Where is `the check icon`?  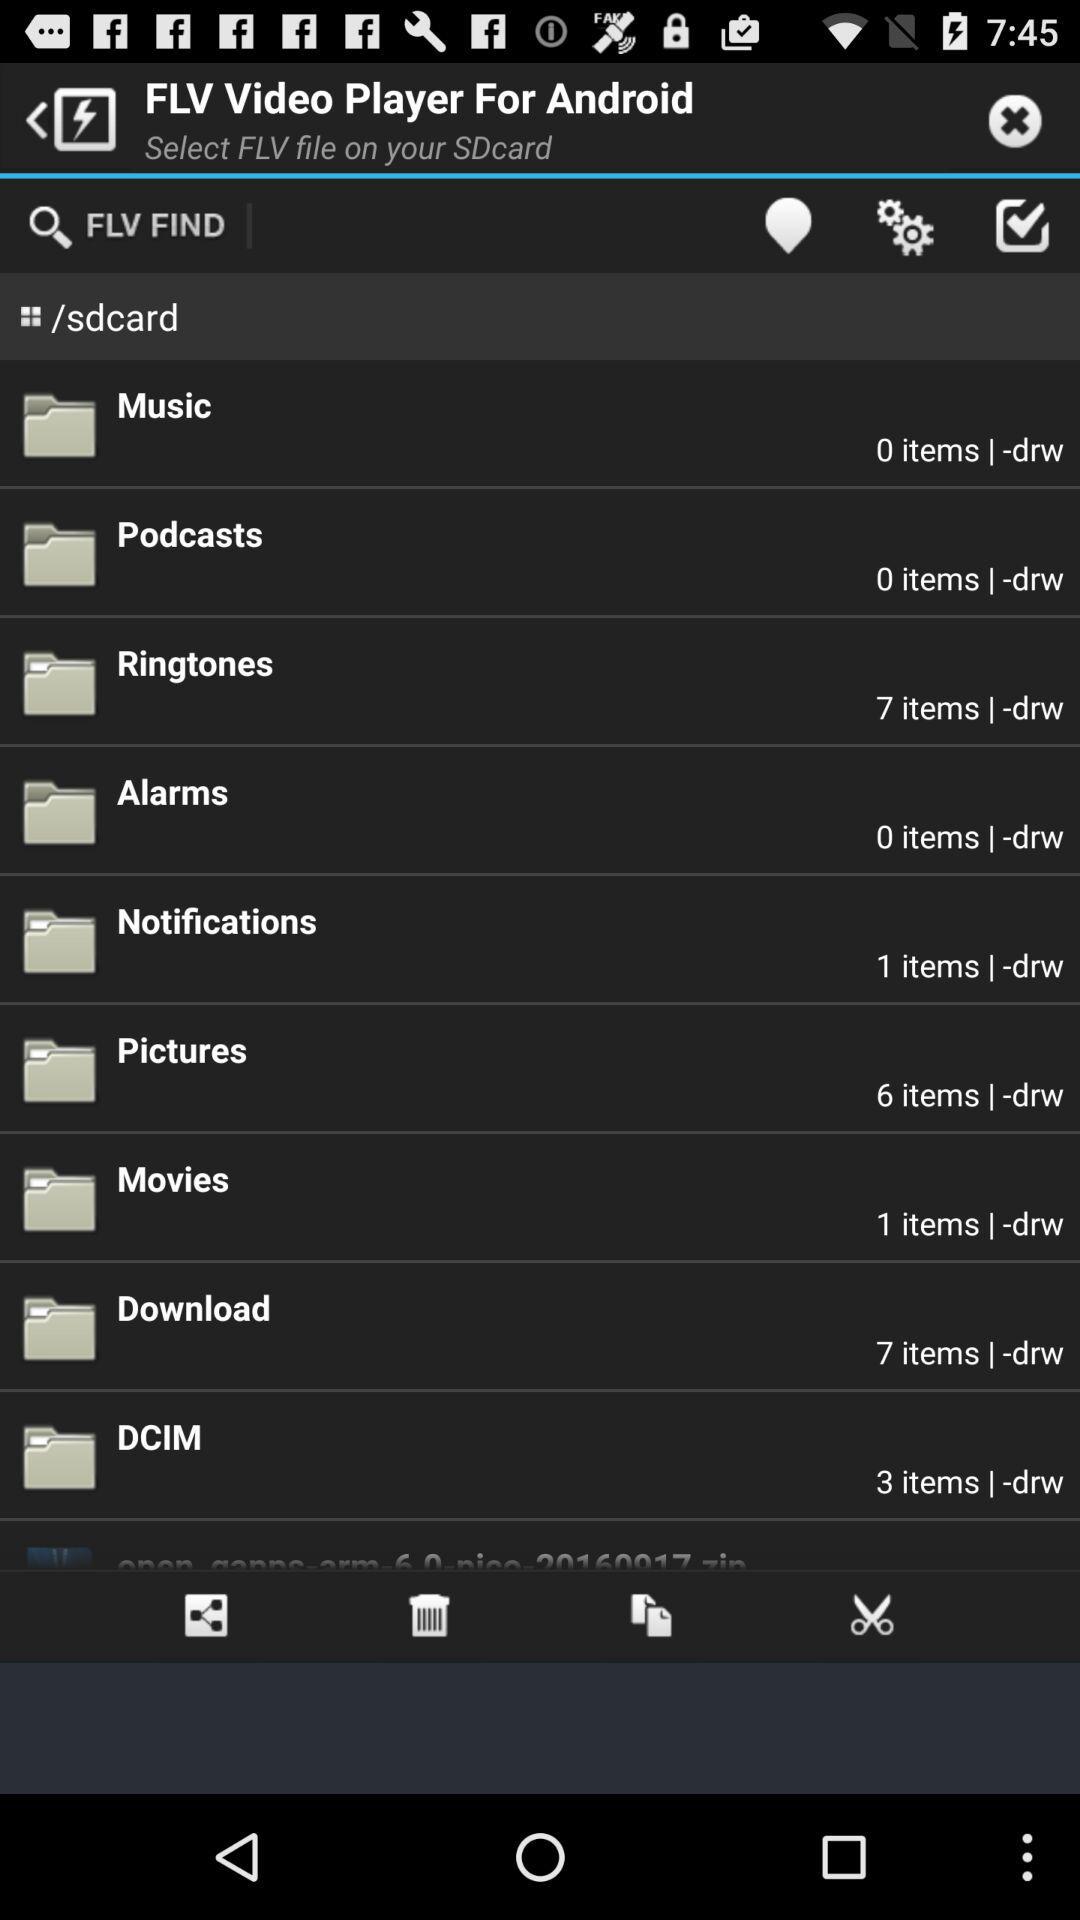
the check icon is located at coordinates (1021, 240).